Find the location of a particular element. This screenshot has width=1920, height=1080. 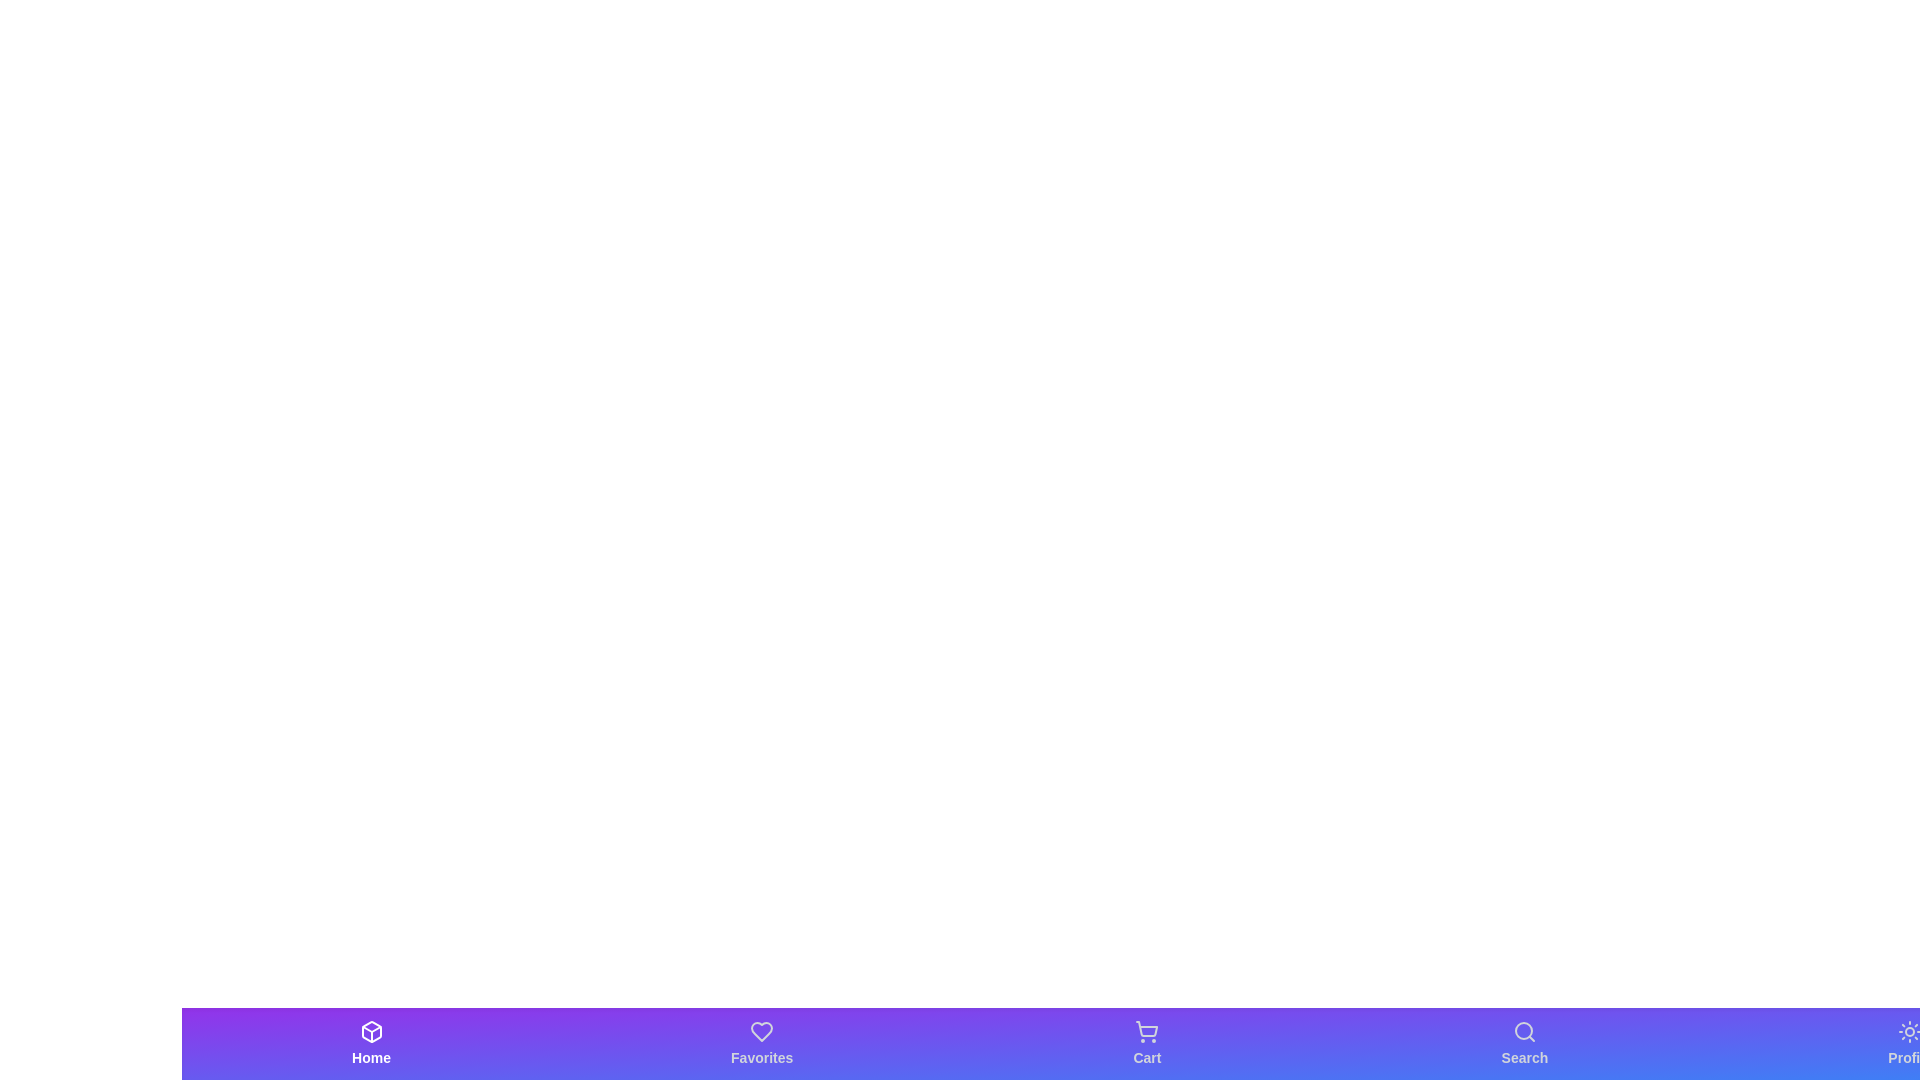

the Home tab in the bottom bar is located at coordinates (371, 1043).